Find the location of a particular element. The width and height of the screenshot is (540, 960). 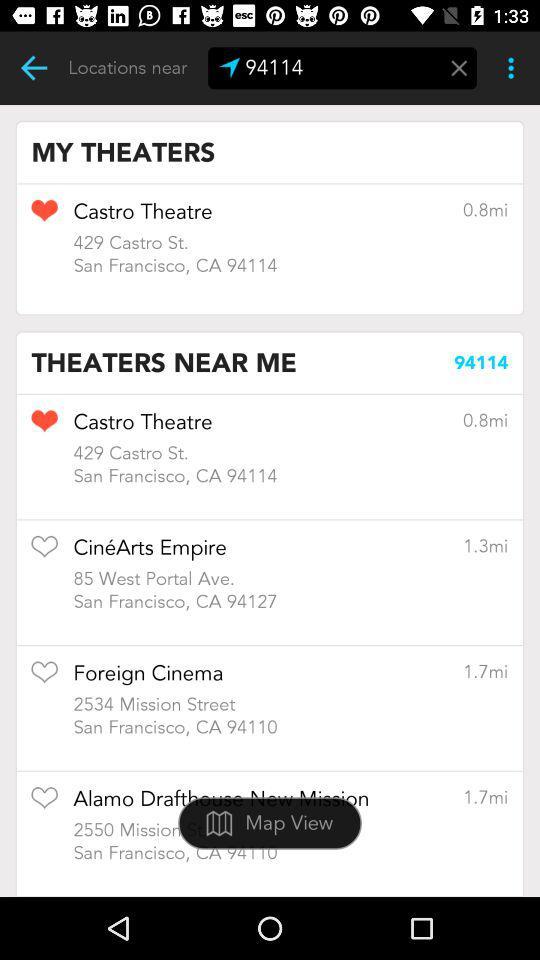

delete is located at coordinates (459, 68).